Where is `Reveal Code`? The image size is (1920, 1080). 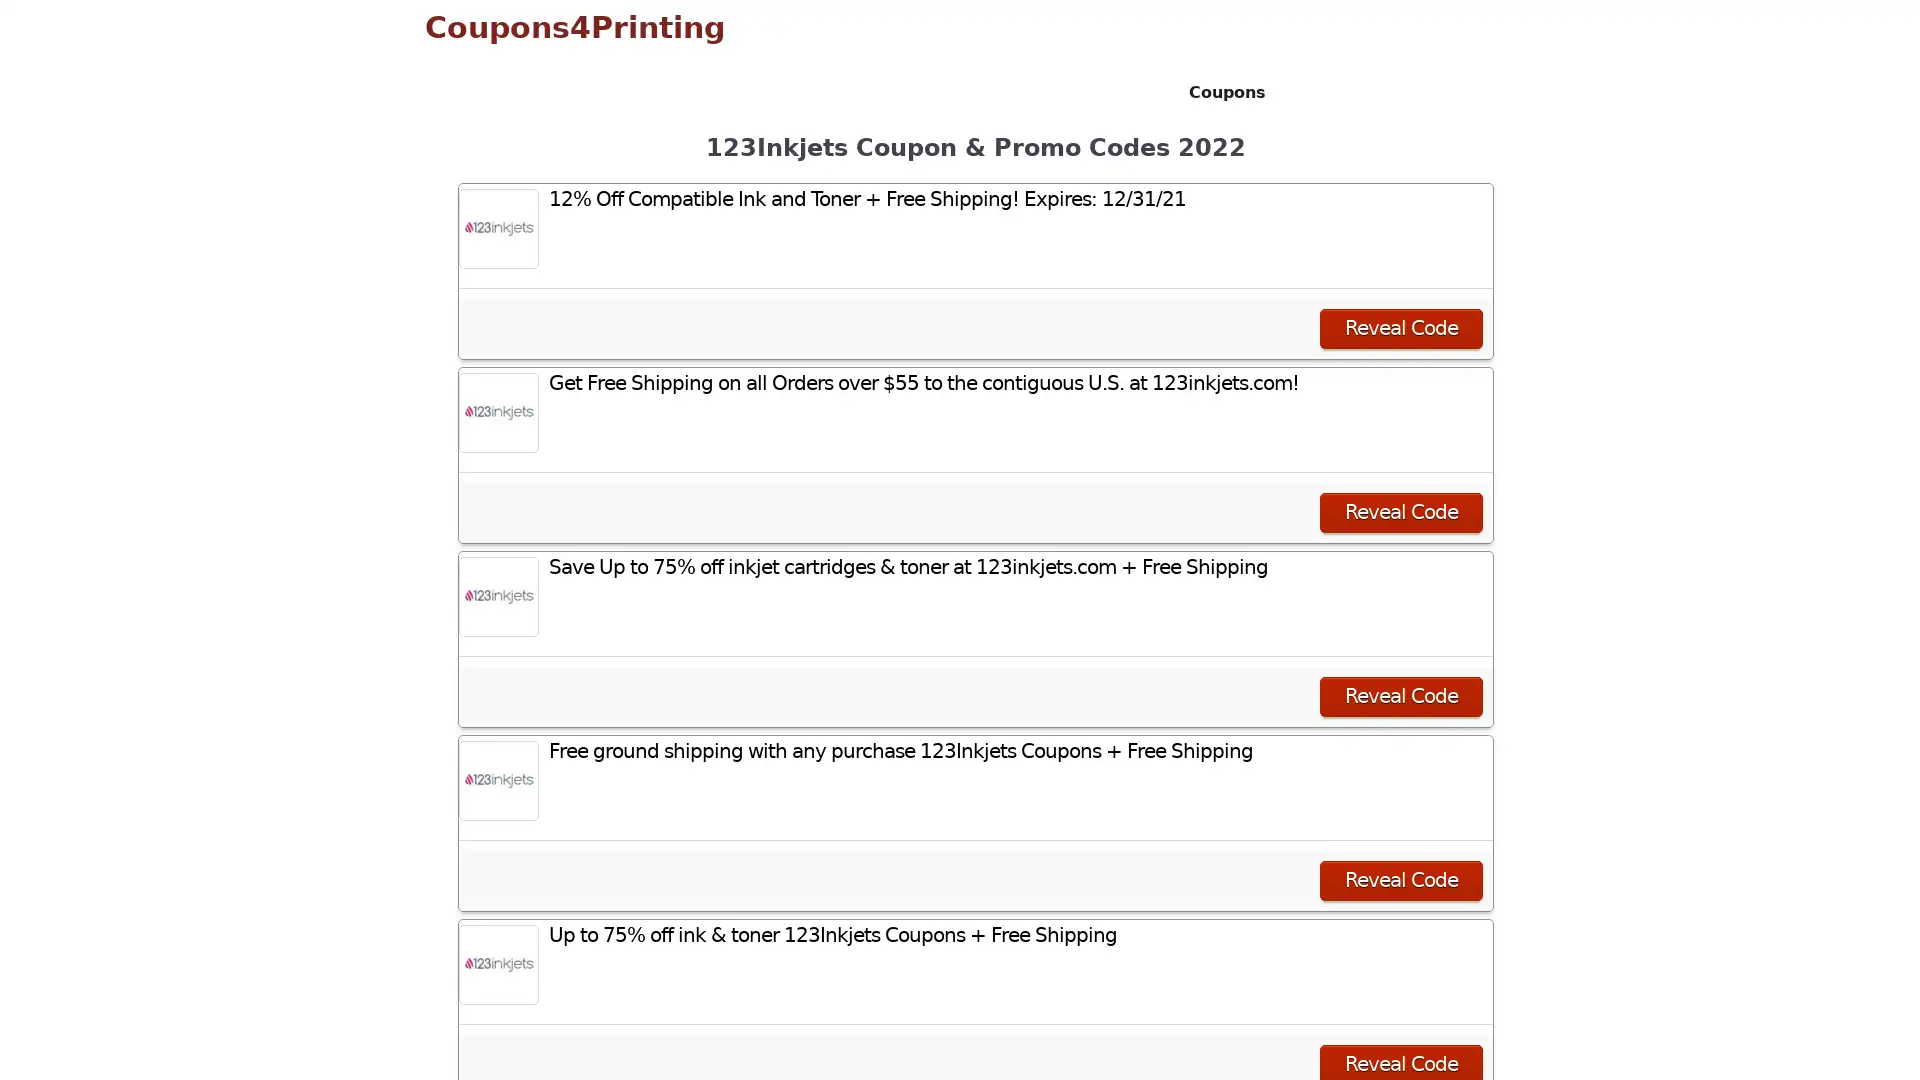 Reveal Code is located at coordinates (1400, 878).